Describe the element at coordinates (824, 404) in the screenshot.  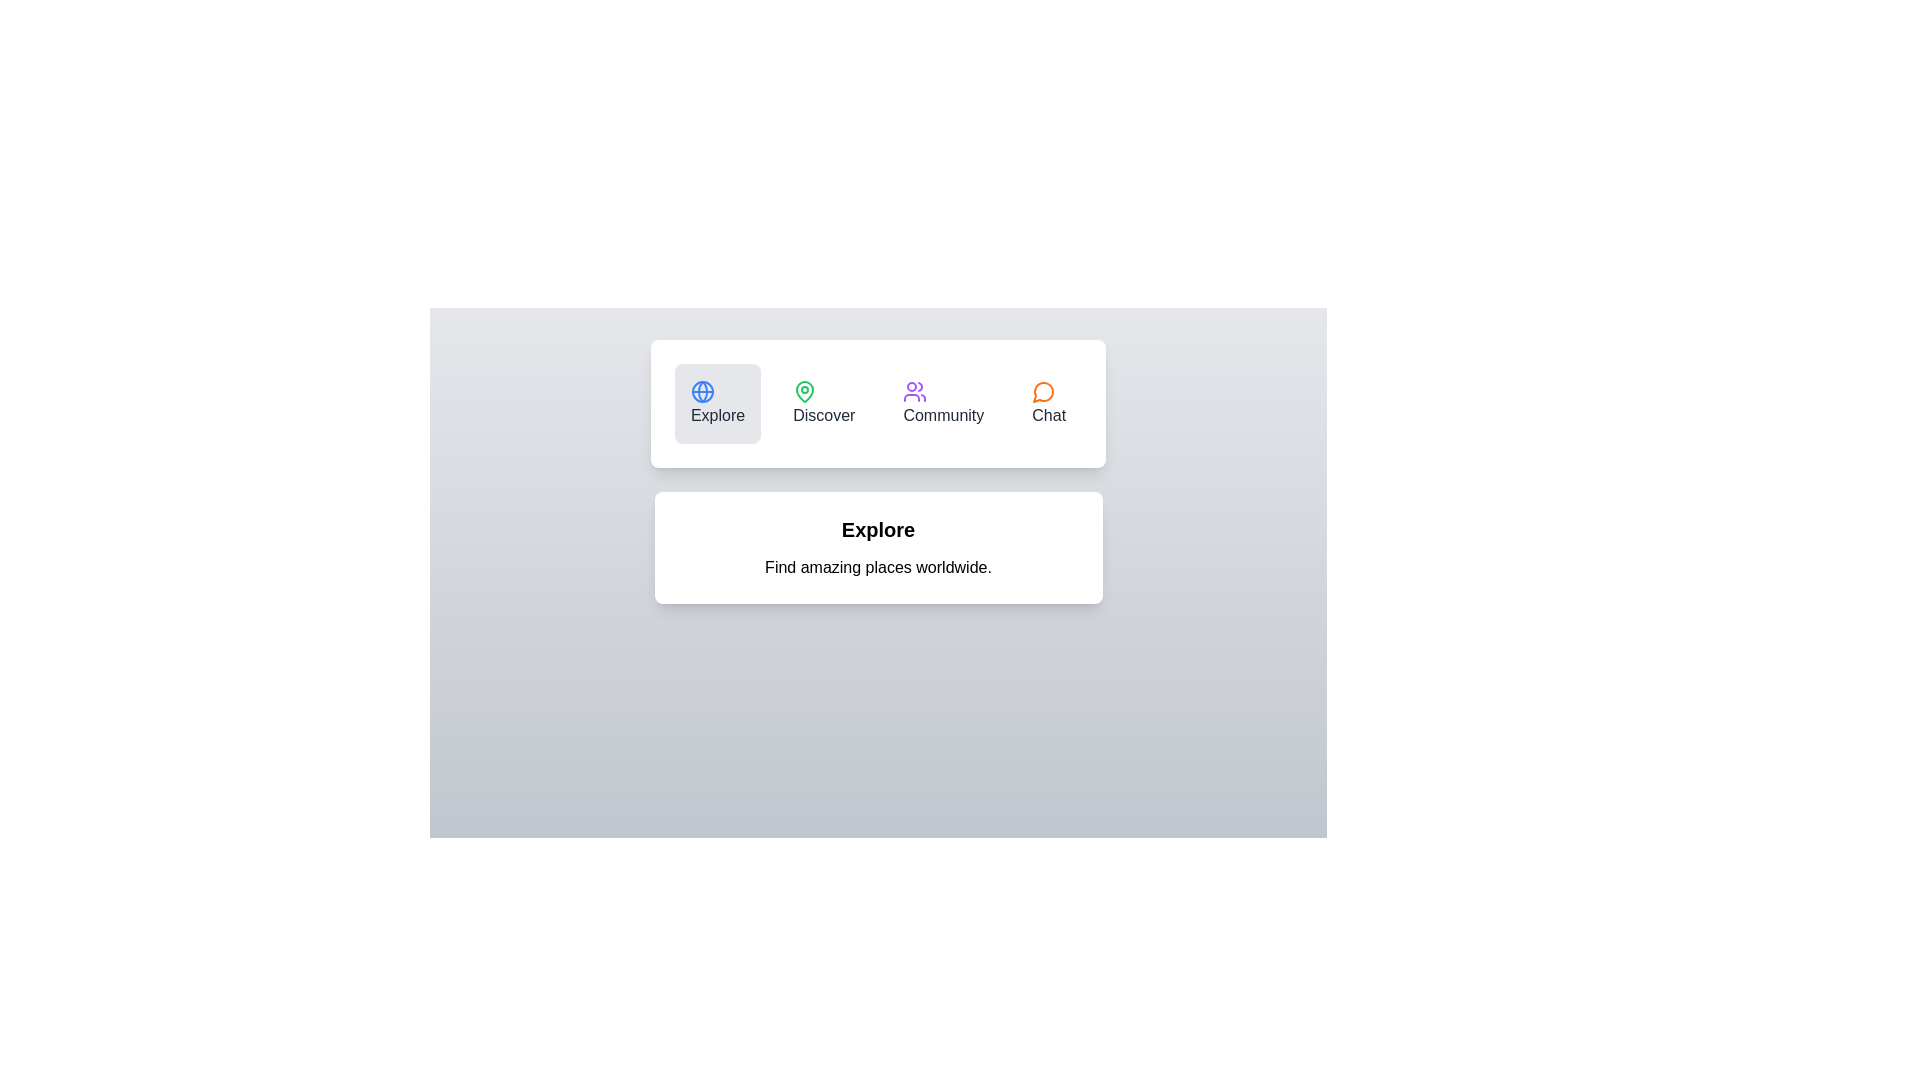
I see `the tab with label Discover to observe its hover effect` at that location.